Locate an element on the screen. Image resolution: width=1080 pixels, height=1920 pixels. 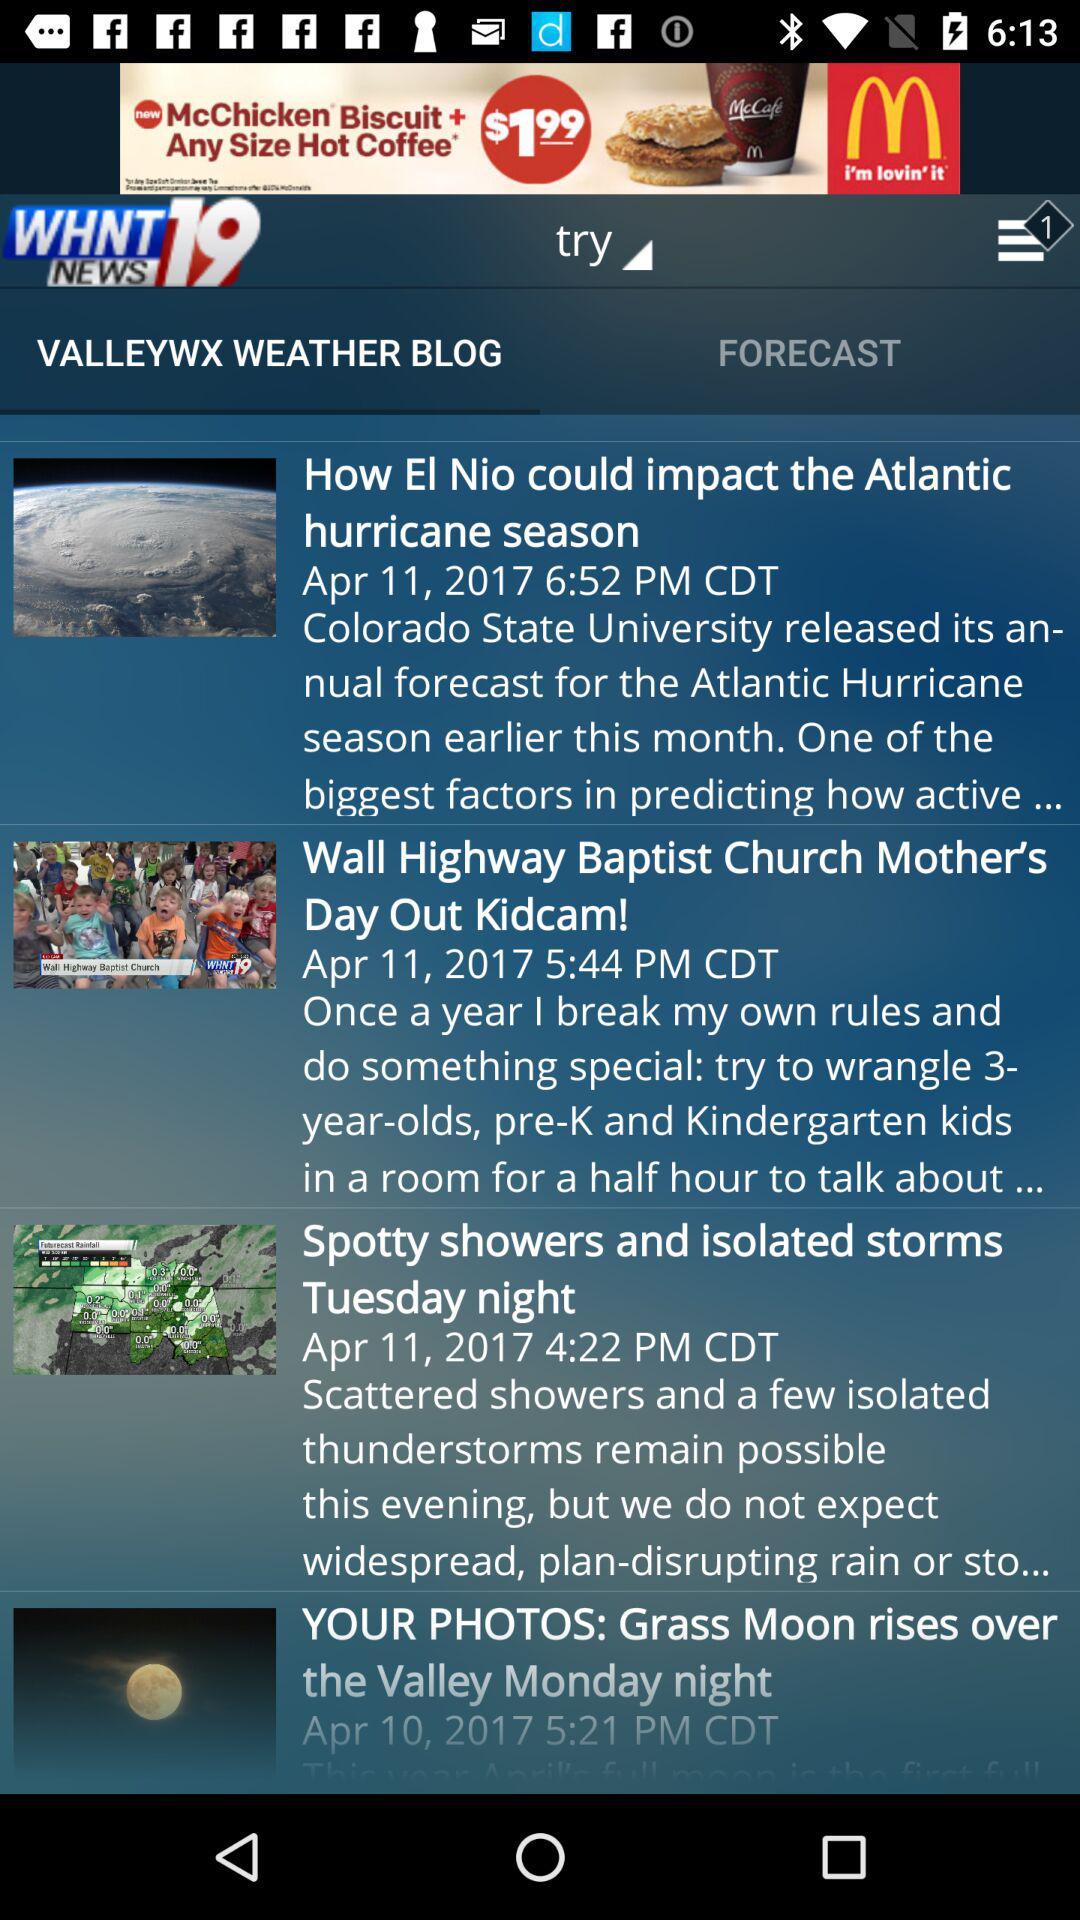
the item to the left of try icon is located at coordinates (131, 240).